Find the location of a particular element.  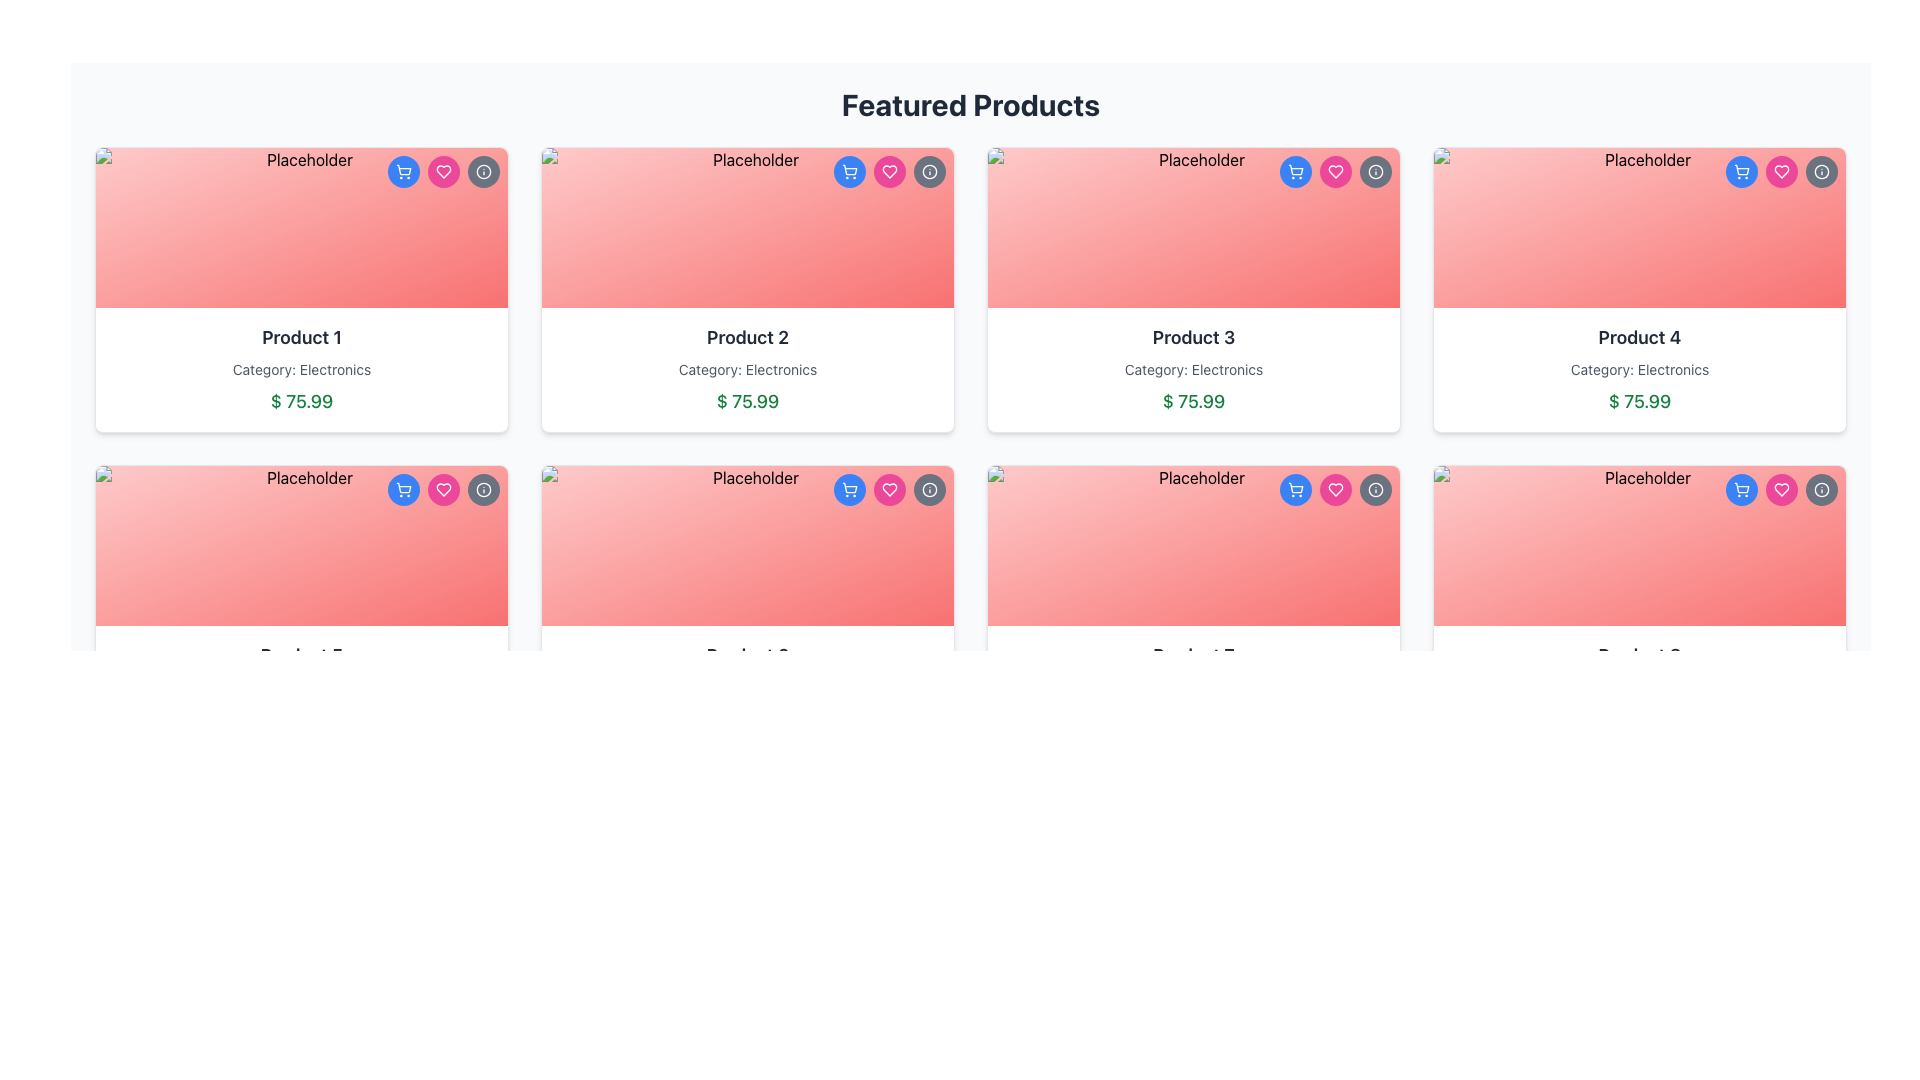

the circular blue button with a white border and shopping cart icon, located at the top-right corner of the 'Product 1' card, to trigger tooltips or visual highlights is located at coordinates (402, 171).